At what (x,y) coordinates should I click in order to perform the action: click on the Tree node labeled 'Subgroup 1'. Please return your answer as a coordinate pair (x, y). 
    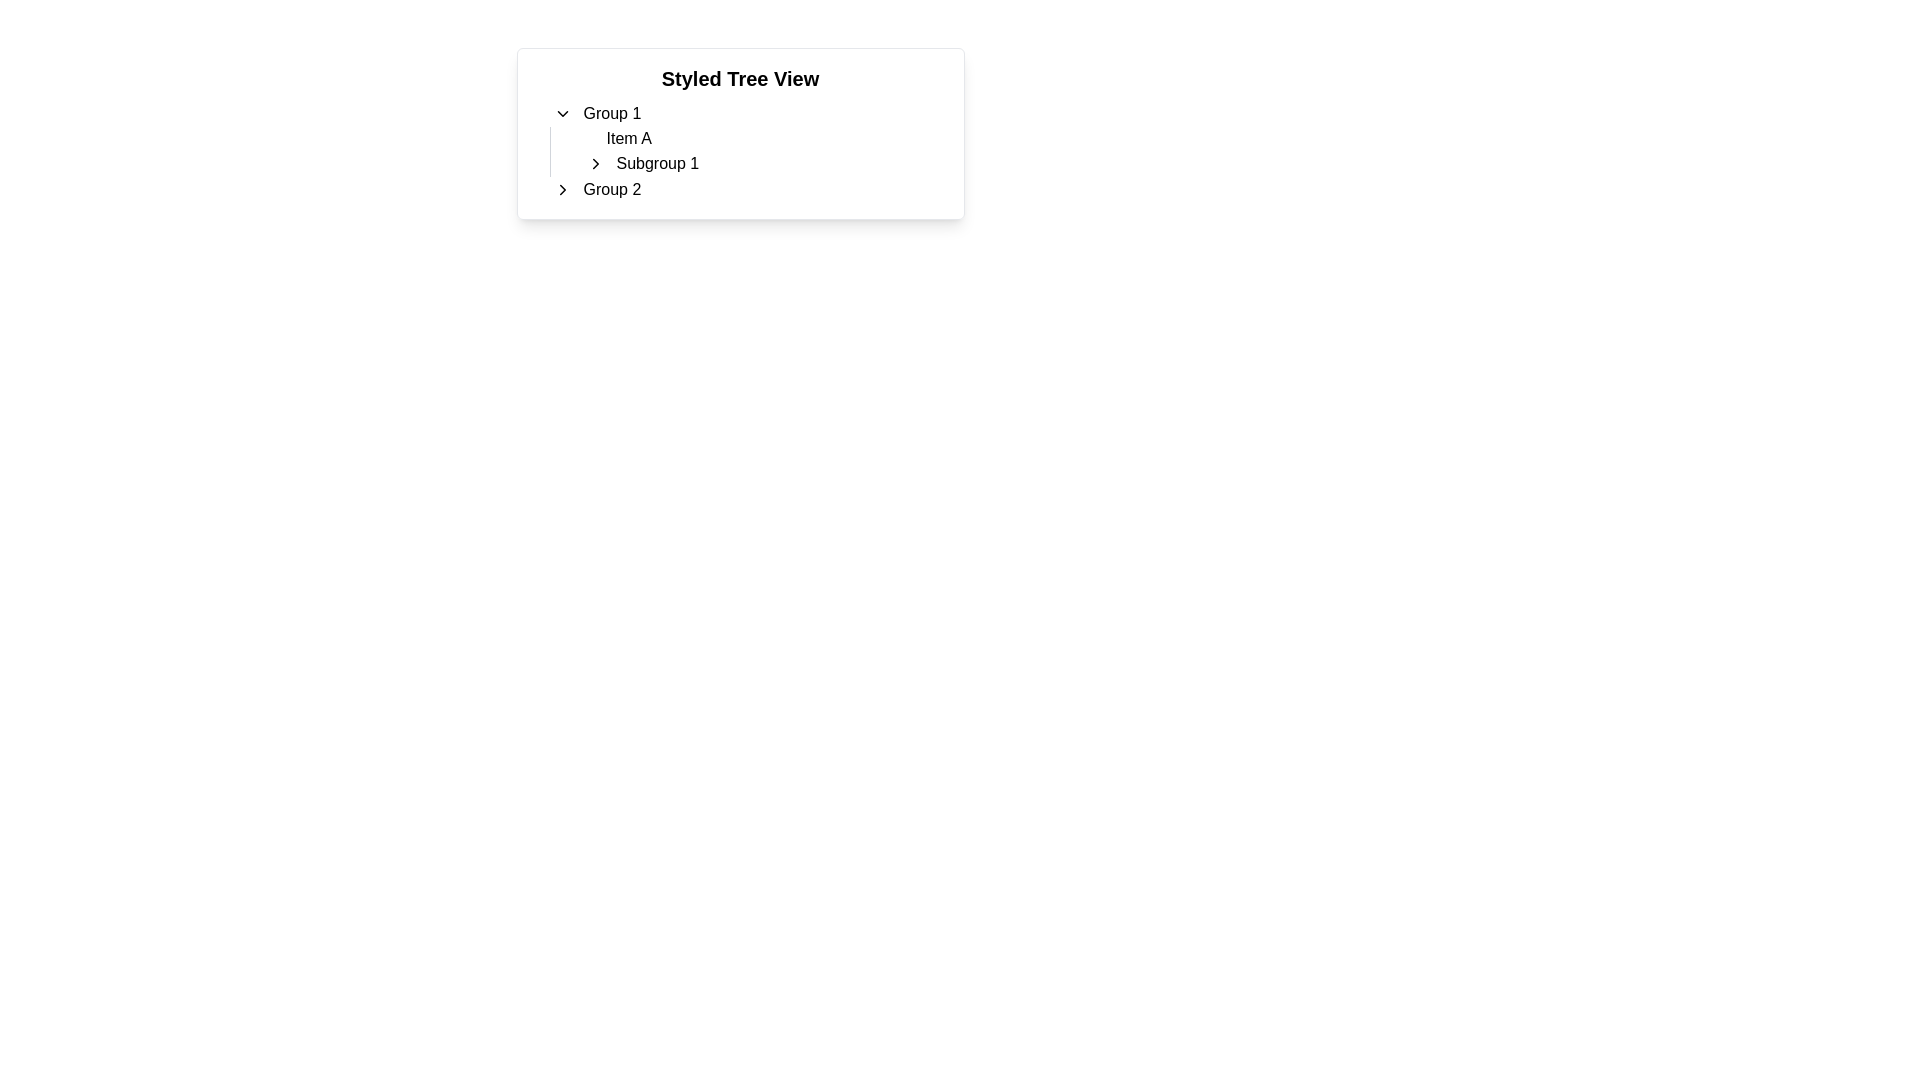
    Looking at the image, I should click on (756, 163).